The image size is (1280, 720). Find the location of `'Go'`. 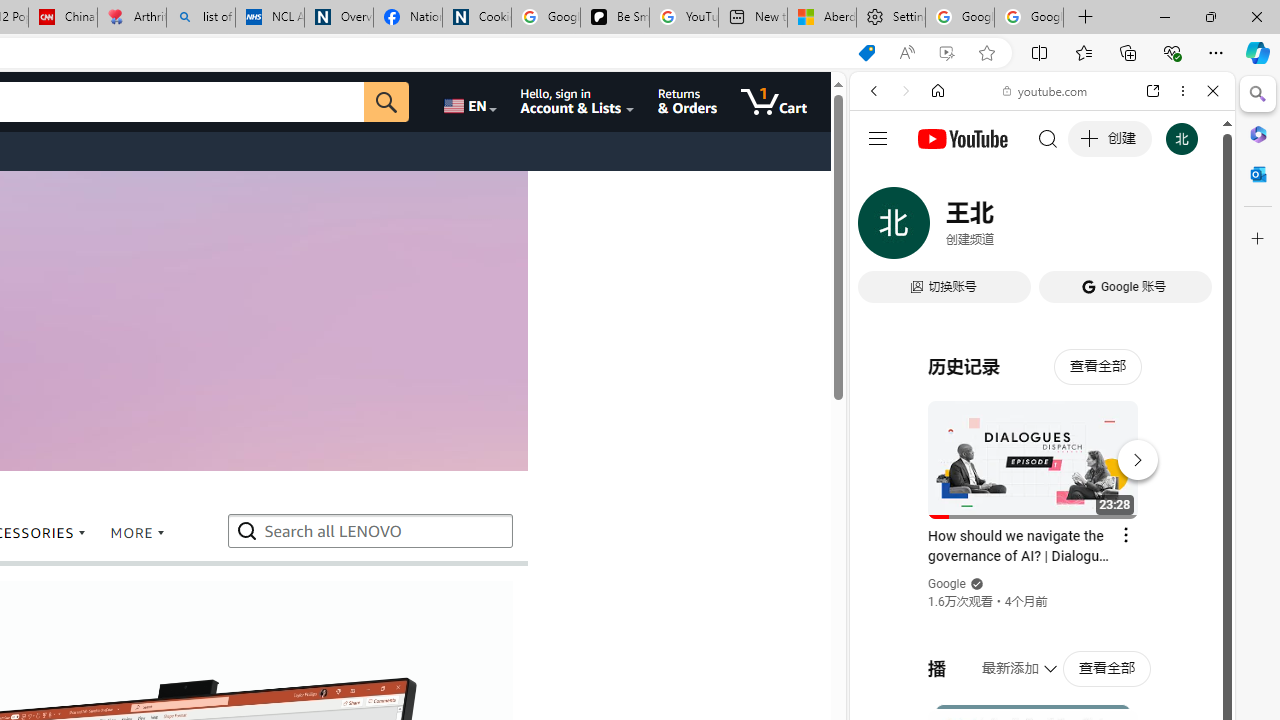

'Go' is located at coordinates (386, 101).